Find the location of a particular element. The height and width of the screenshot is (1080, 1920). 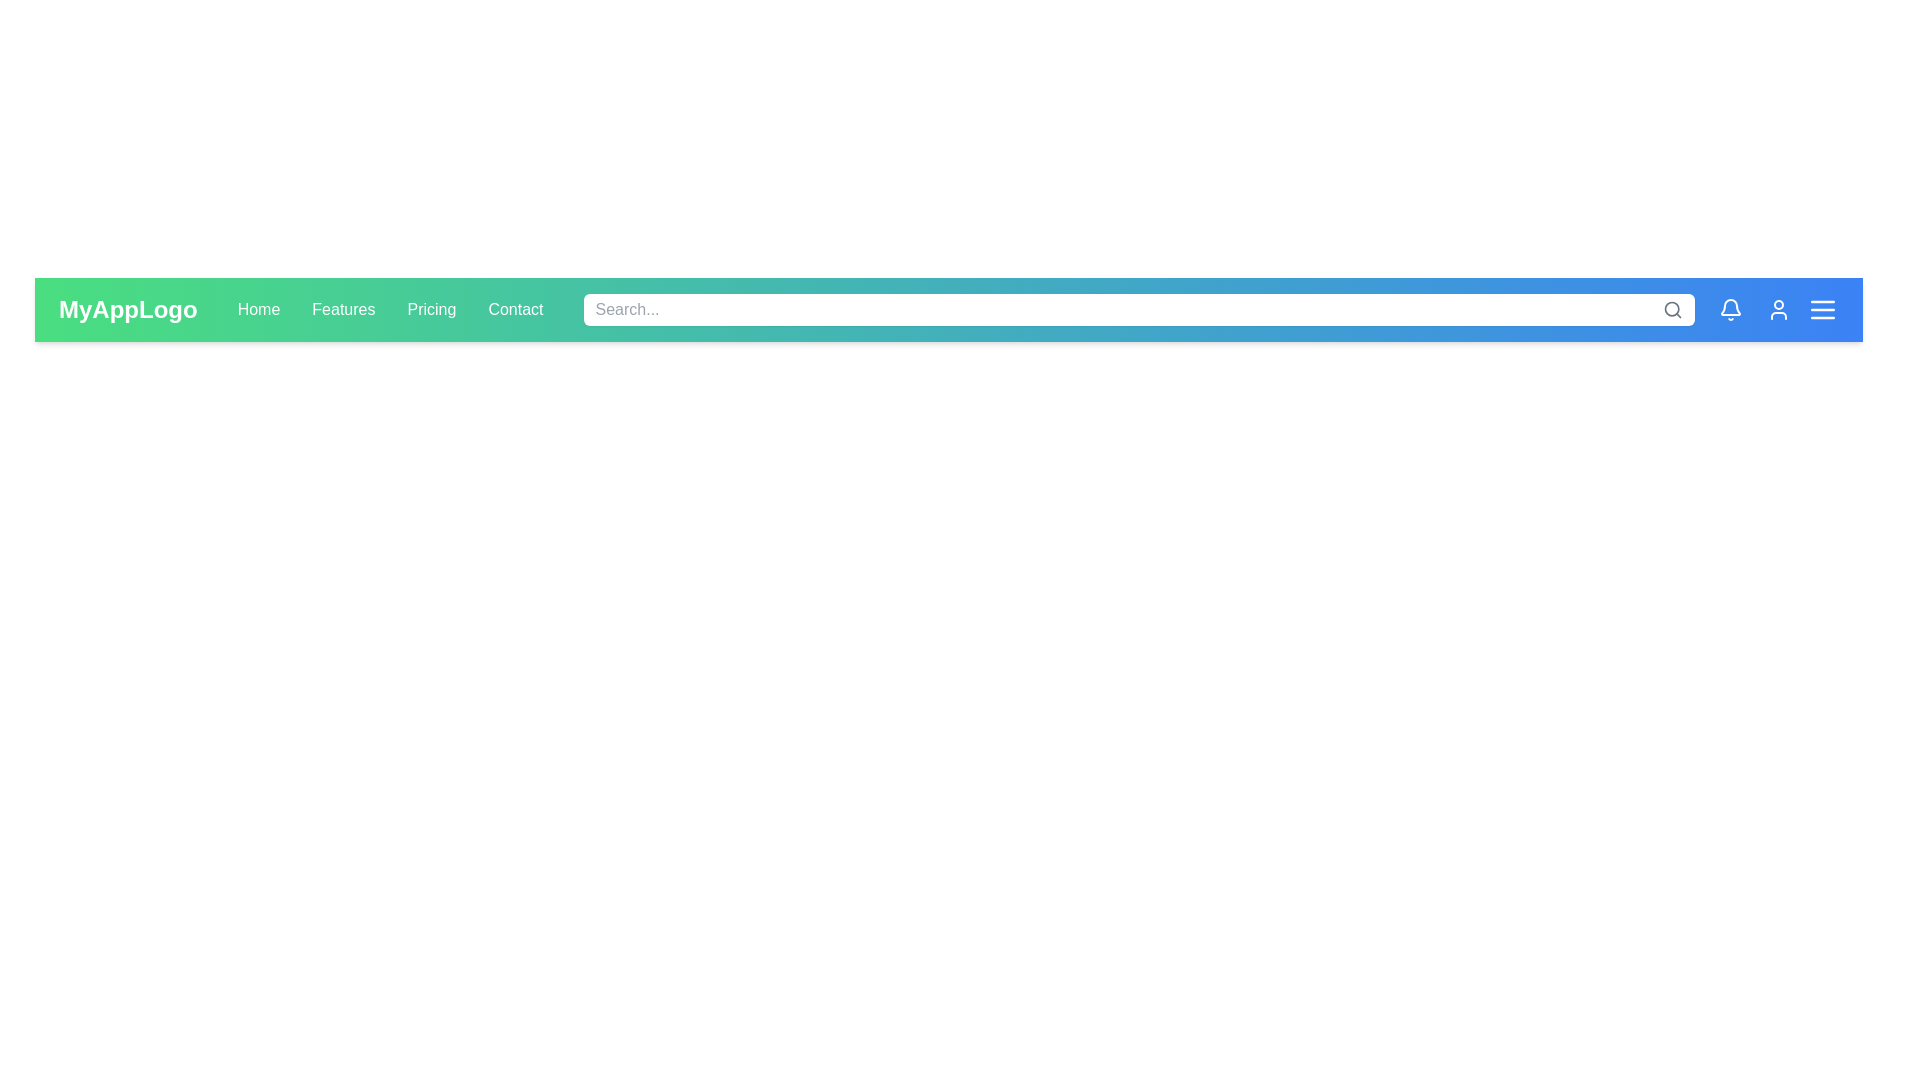

the 'Pricing' hyperlink located in the navigation menu is located at coordinates (431, 309).